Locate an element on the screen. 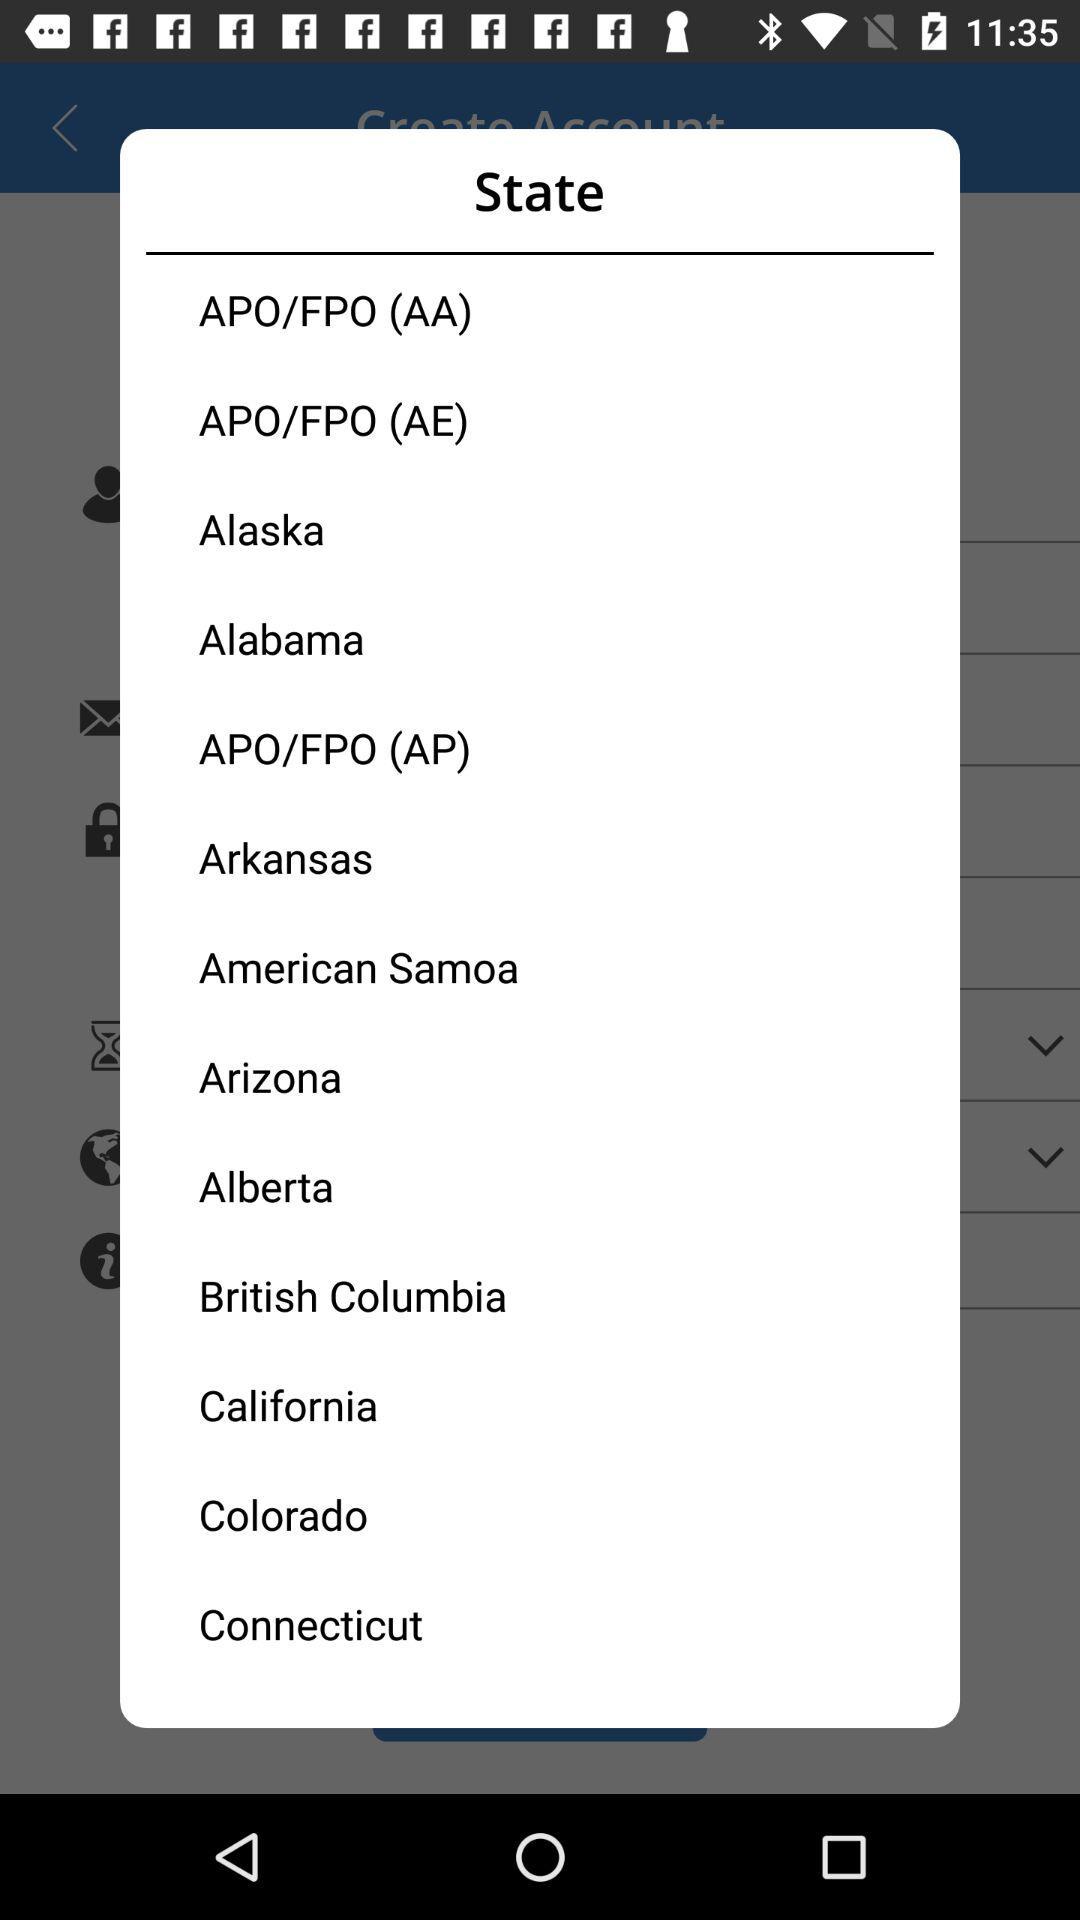 Image resolution: width=1080 pixels, height=1920 pixels. icon above the california is located at coordinates (369, 1295).